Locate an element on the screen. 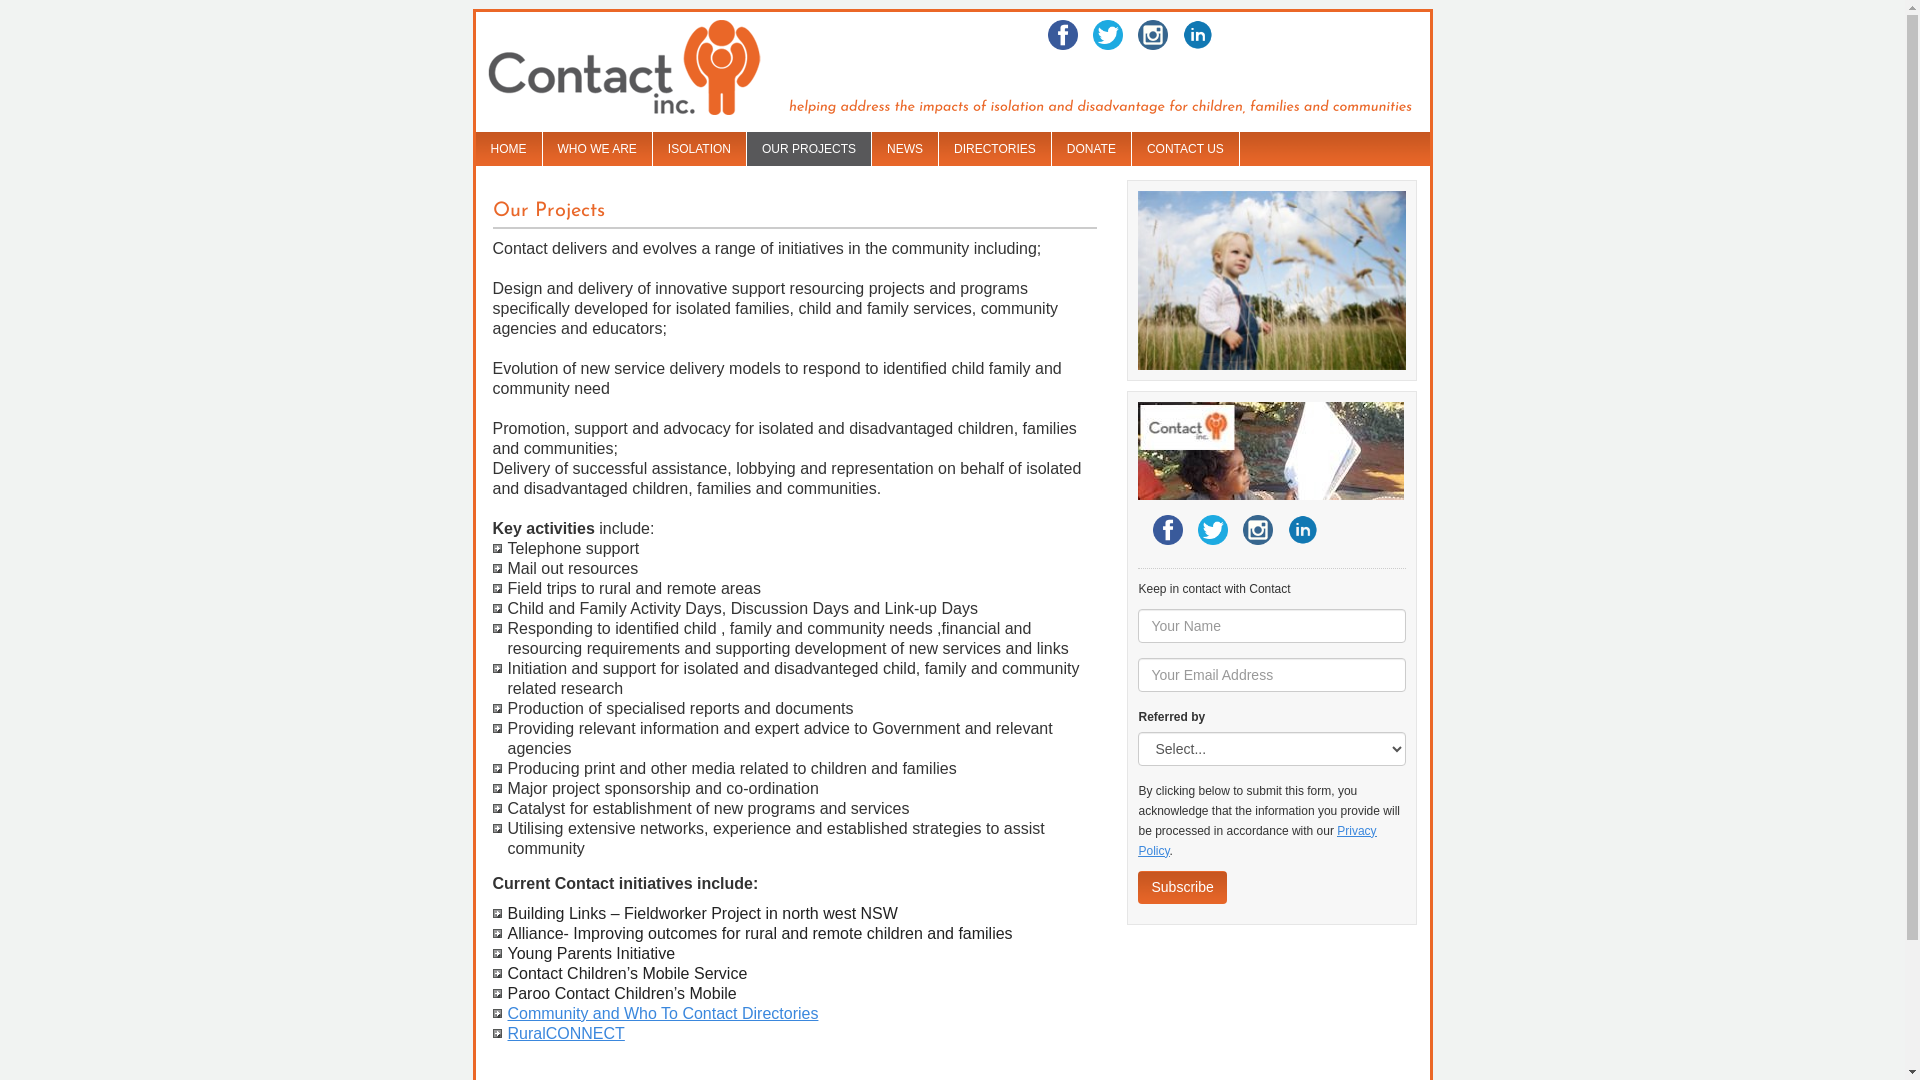 The height and width of the screenshot is (1080, 1920). 'NEWS' is located at coordinates (872, 148).